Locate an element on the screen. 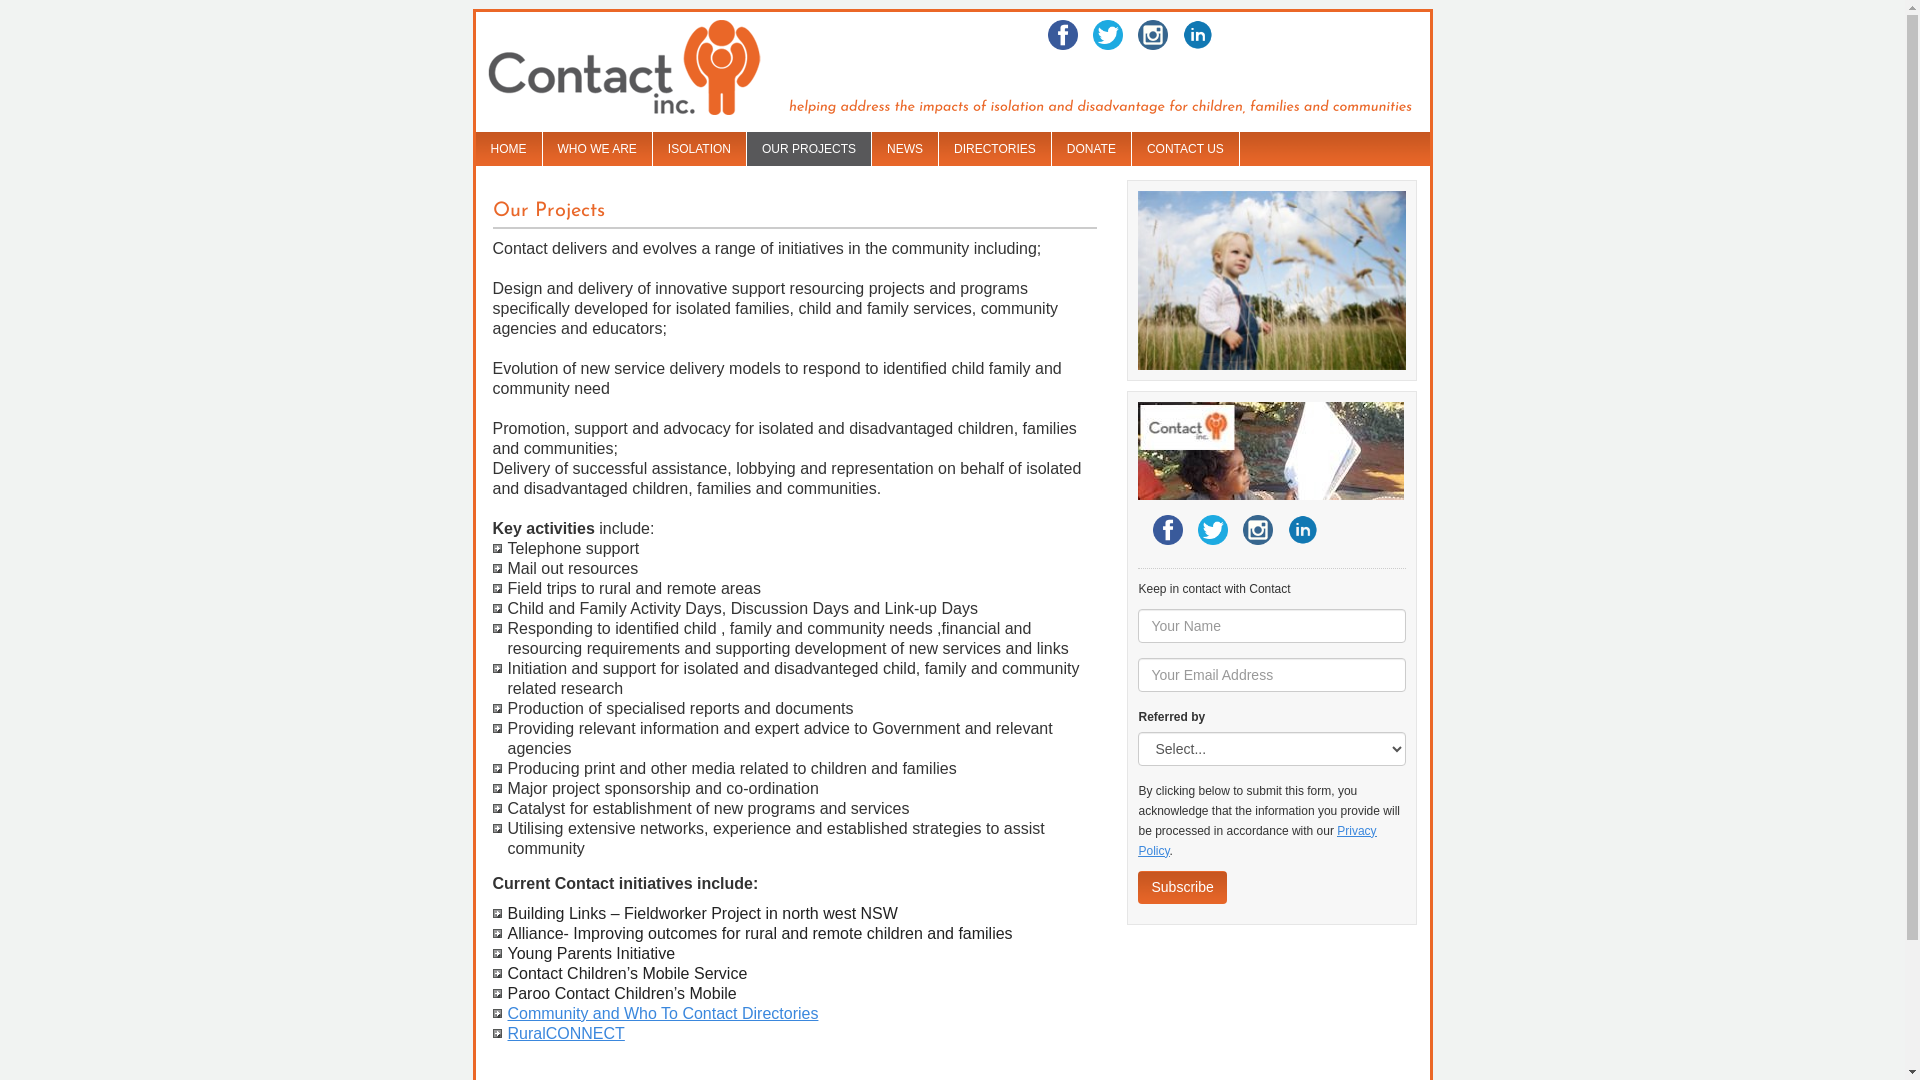 The height and width of the screenshot is (1080, 1920). 'NEWS' is located at coordinates (872, 148).